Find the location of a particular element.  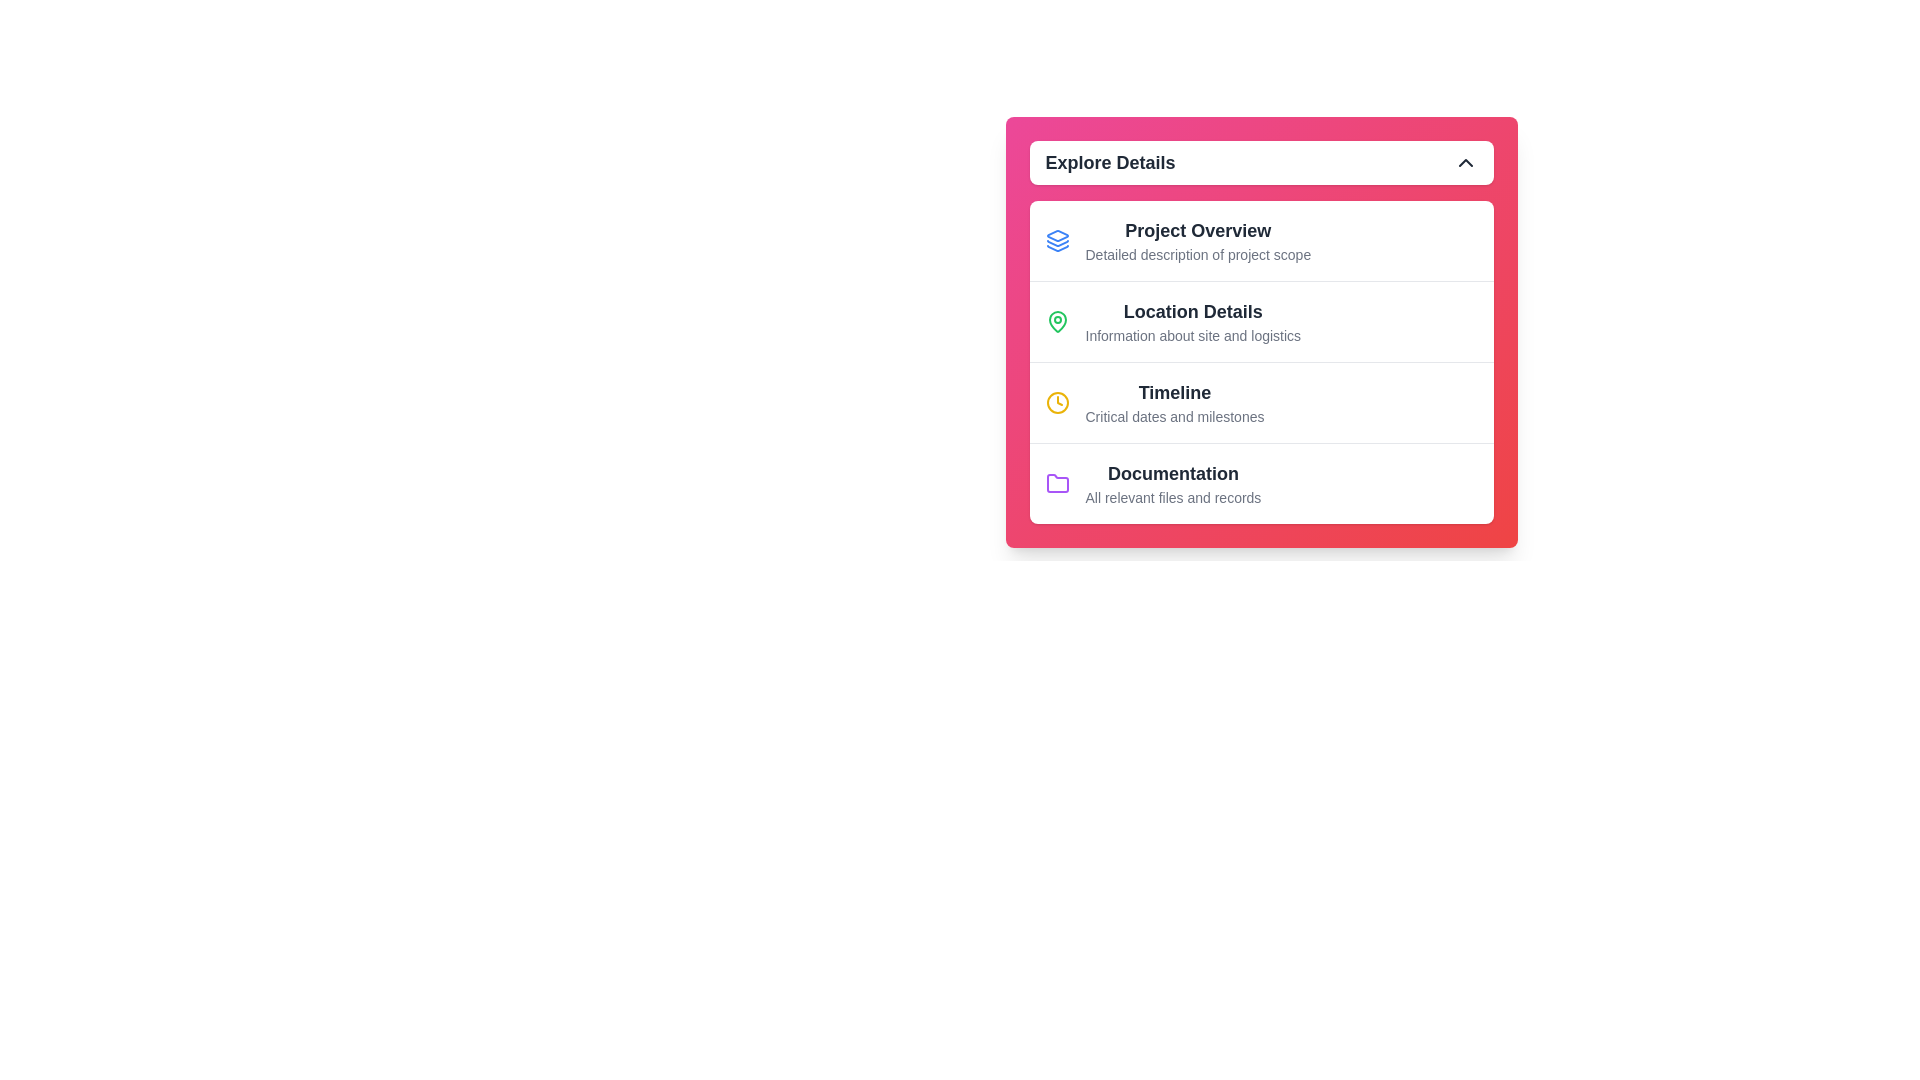

the chevron icon button located in the header section of the 'Explore Details' card is located at coordinates (1465, 161).